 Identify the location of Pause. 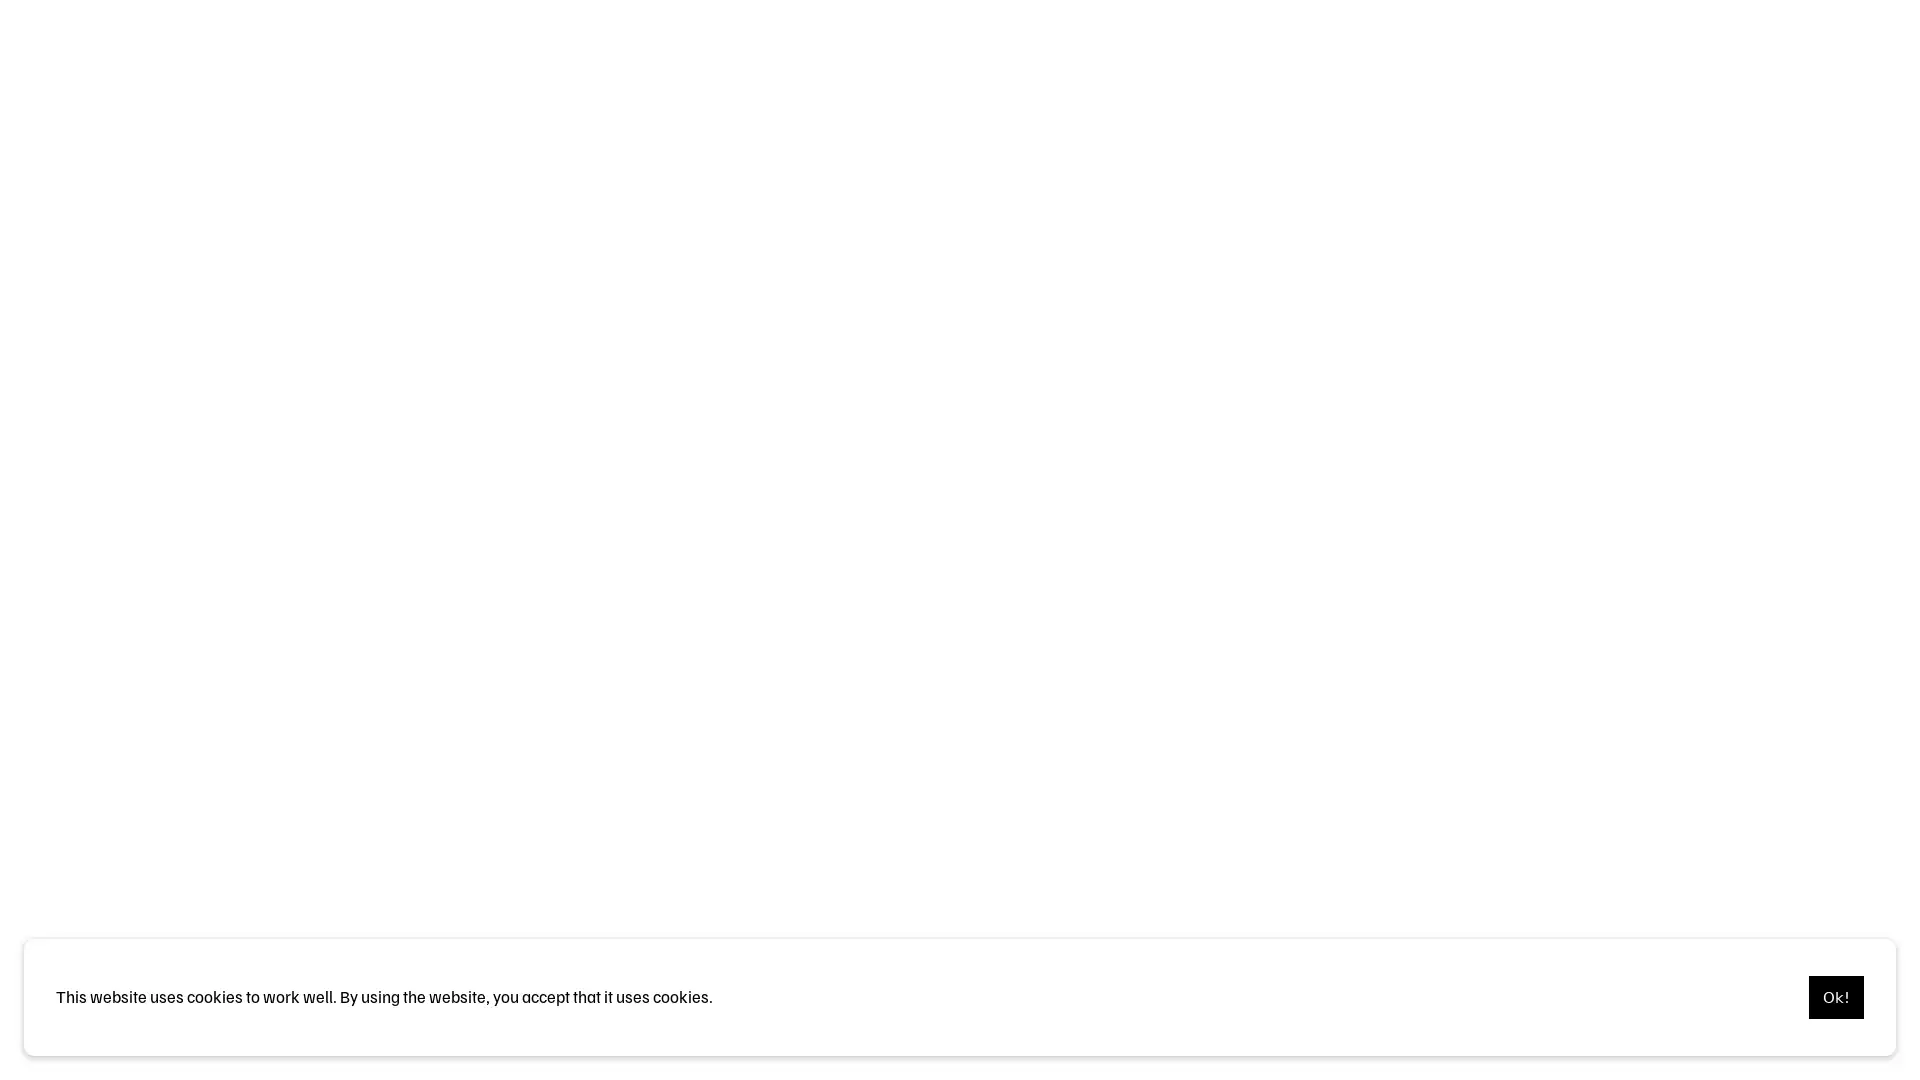
(1859, 1017).